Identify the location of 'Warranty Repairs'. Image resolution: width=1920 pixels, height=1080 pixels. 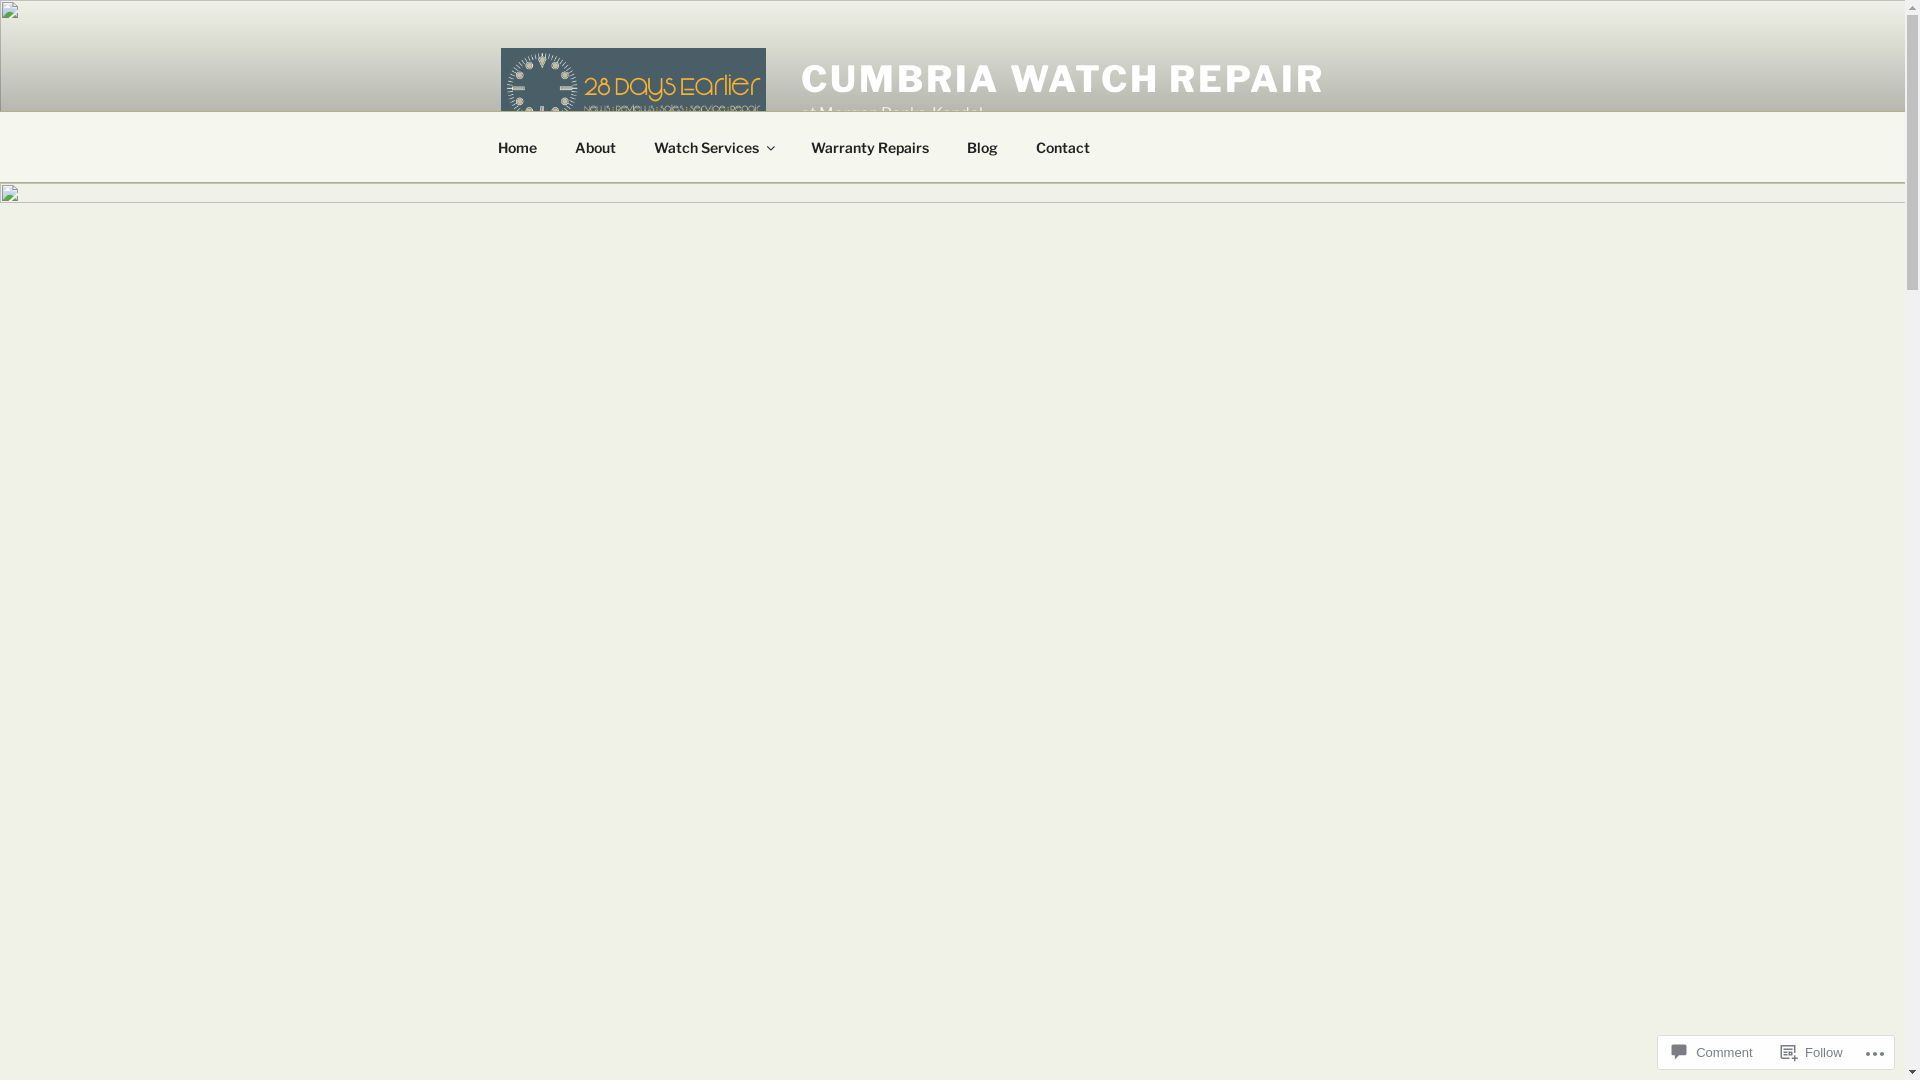
(870, 145).